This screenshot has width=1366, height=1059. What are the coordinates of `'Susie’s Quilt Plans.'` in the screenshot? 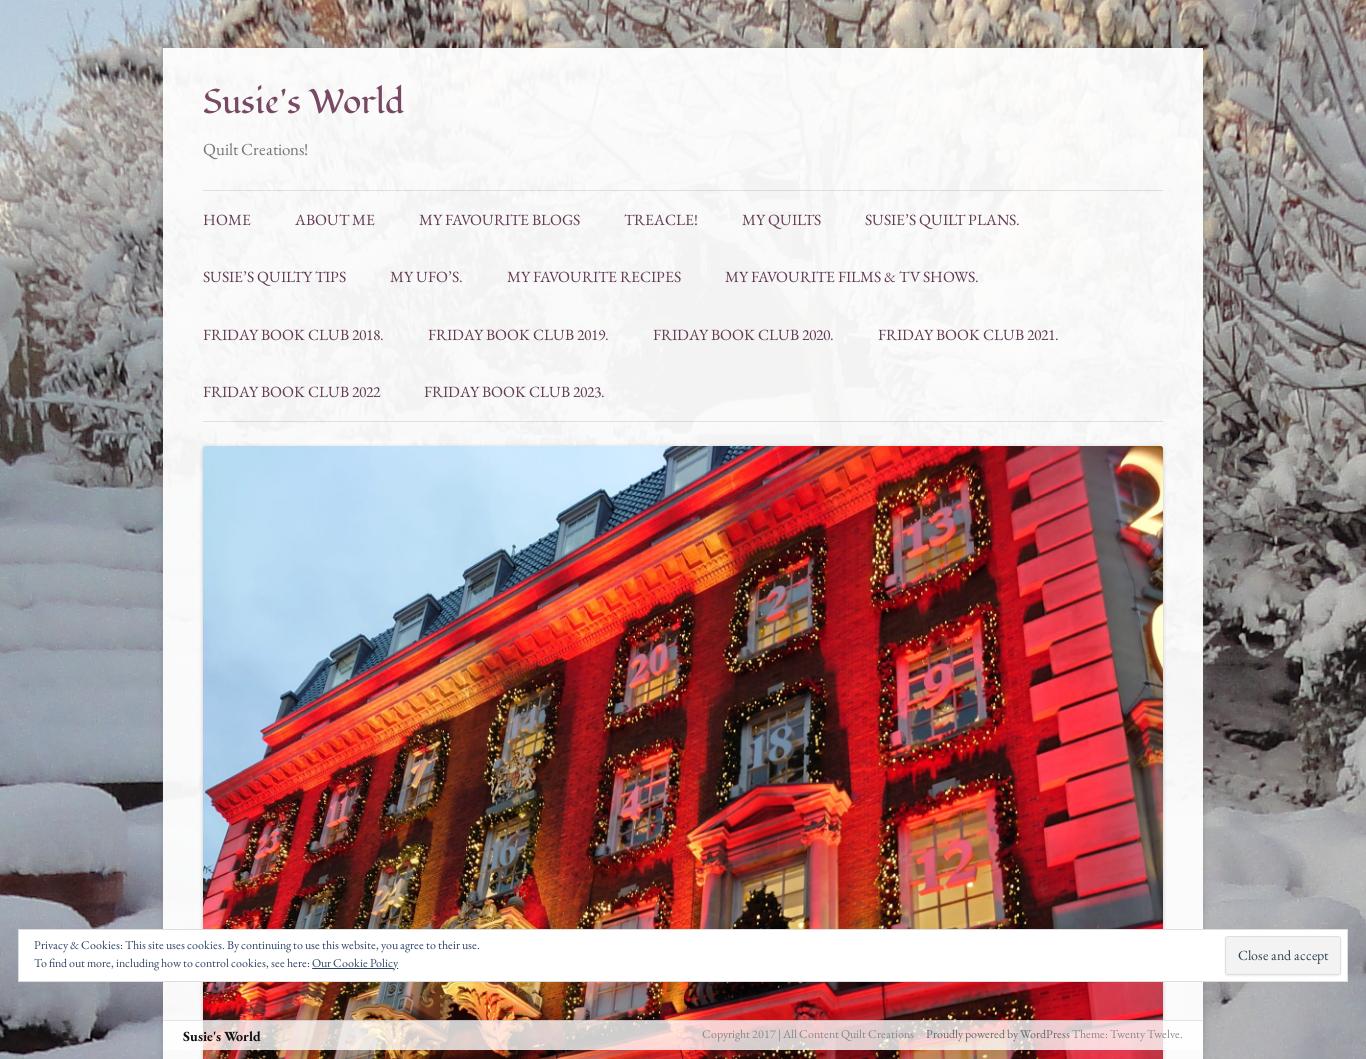 It's located at (863, 218).